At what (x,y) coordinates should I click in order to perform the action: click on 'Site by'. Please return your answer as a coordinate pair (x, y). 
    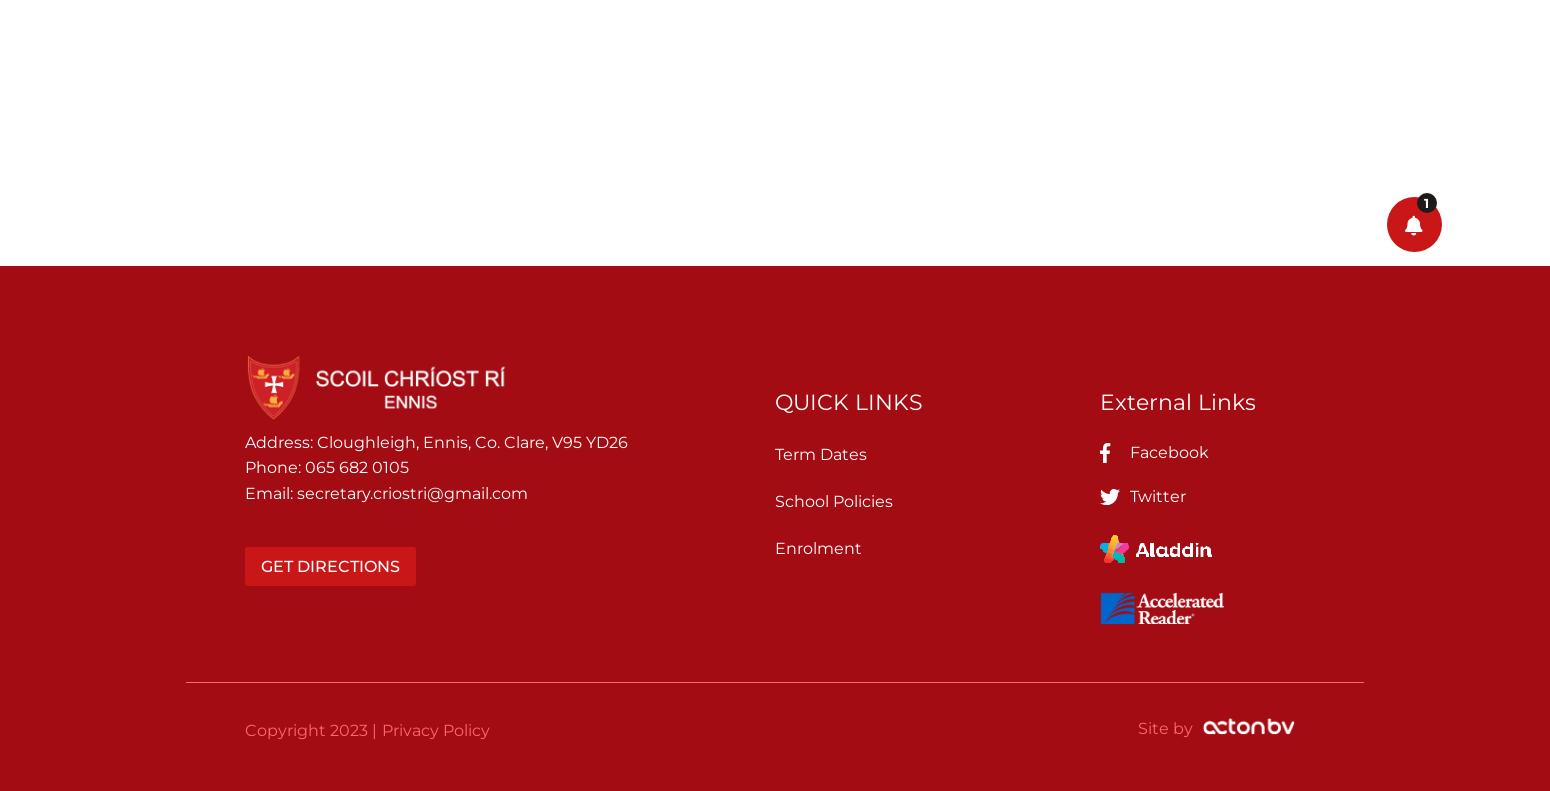
    Looking at the image, I should click on (1165, 726).